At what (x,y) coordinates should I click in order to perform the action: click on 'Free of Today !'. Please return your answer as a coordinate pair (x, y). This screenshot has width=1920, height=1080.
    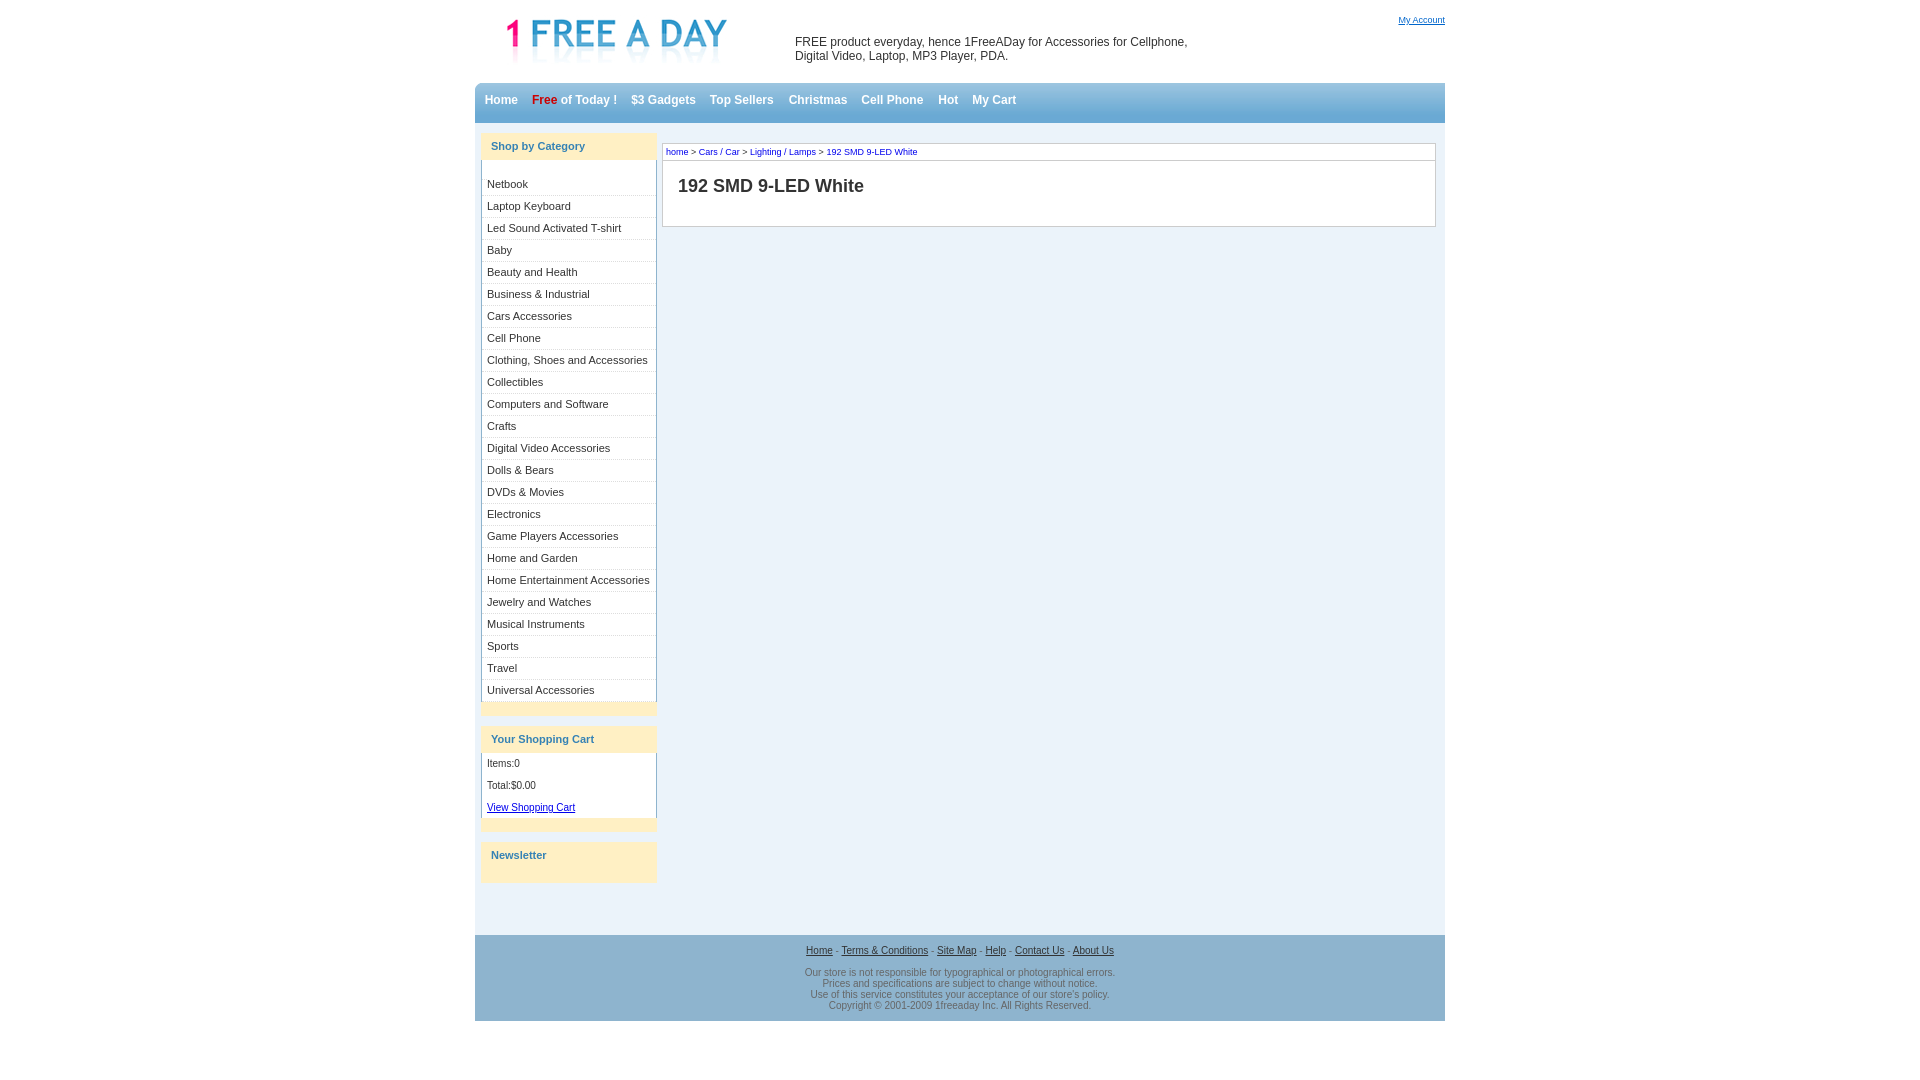
    Looking at the image, I should click on (573, 100).